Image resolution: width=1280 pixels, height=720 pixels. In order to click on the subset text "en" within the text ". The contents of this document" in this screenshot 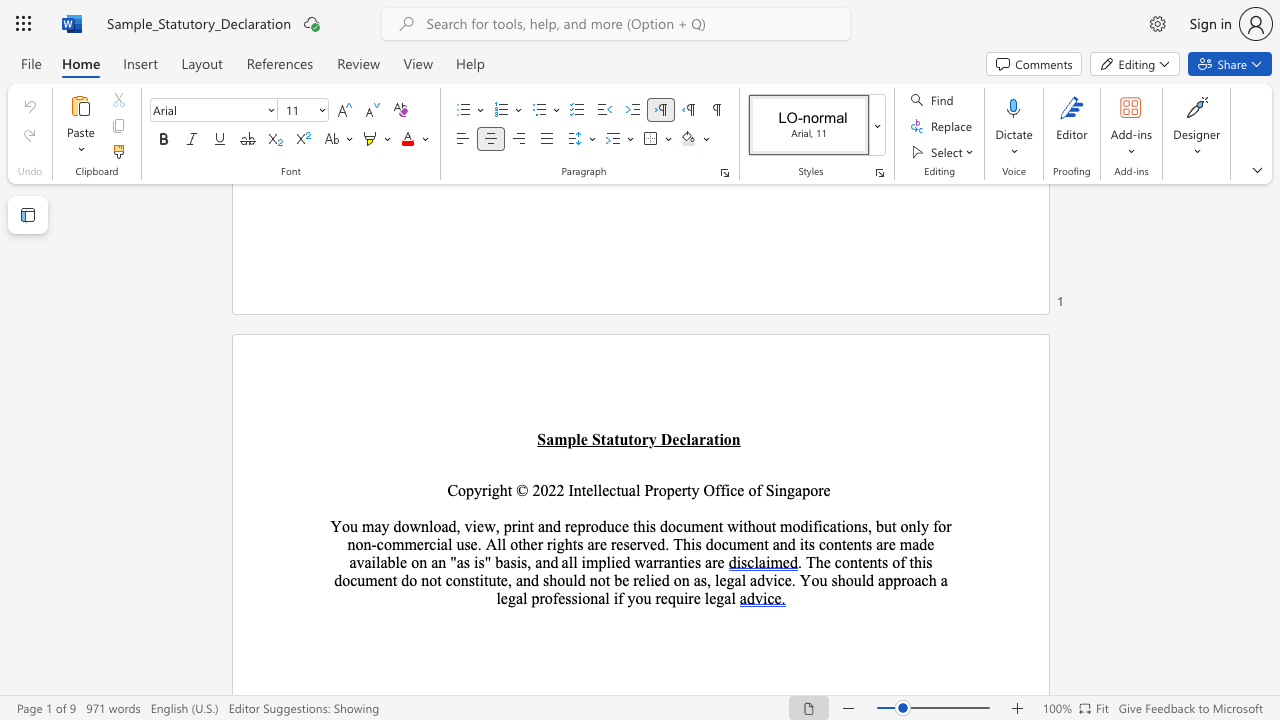, I will do `click(377, 580)`.